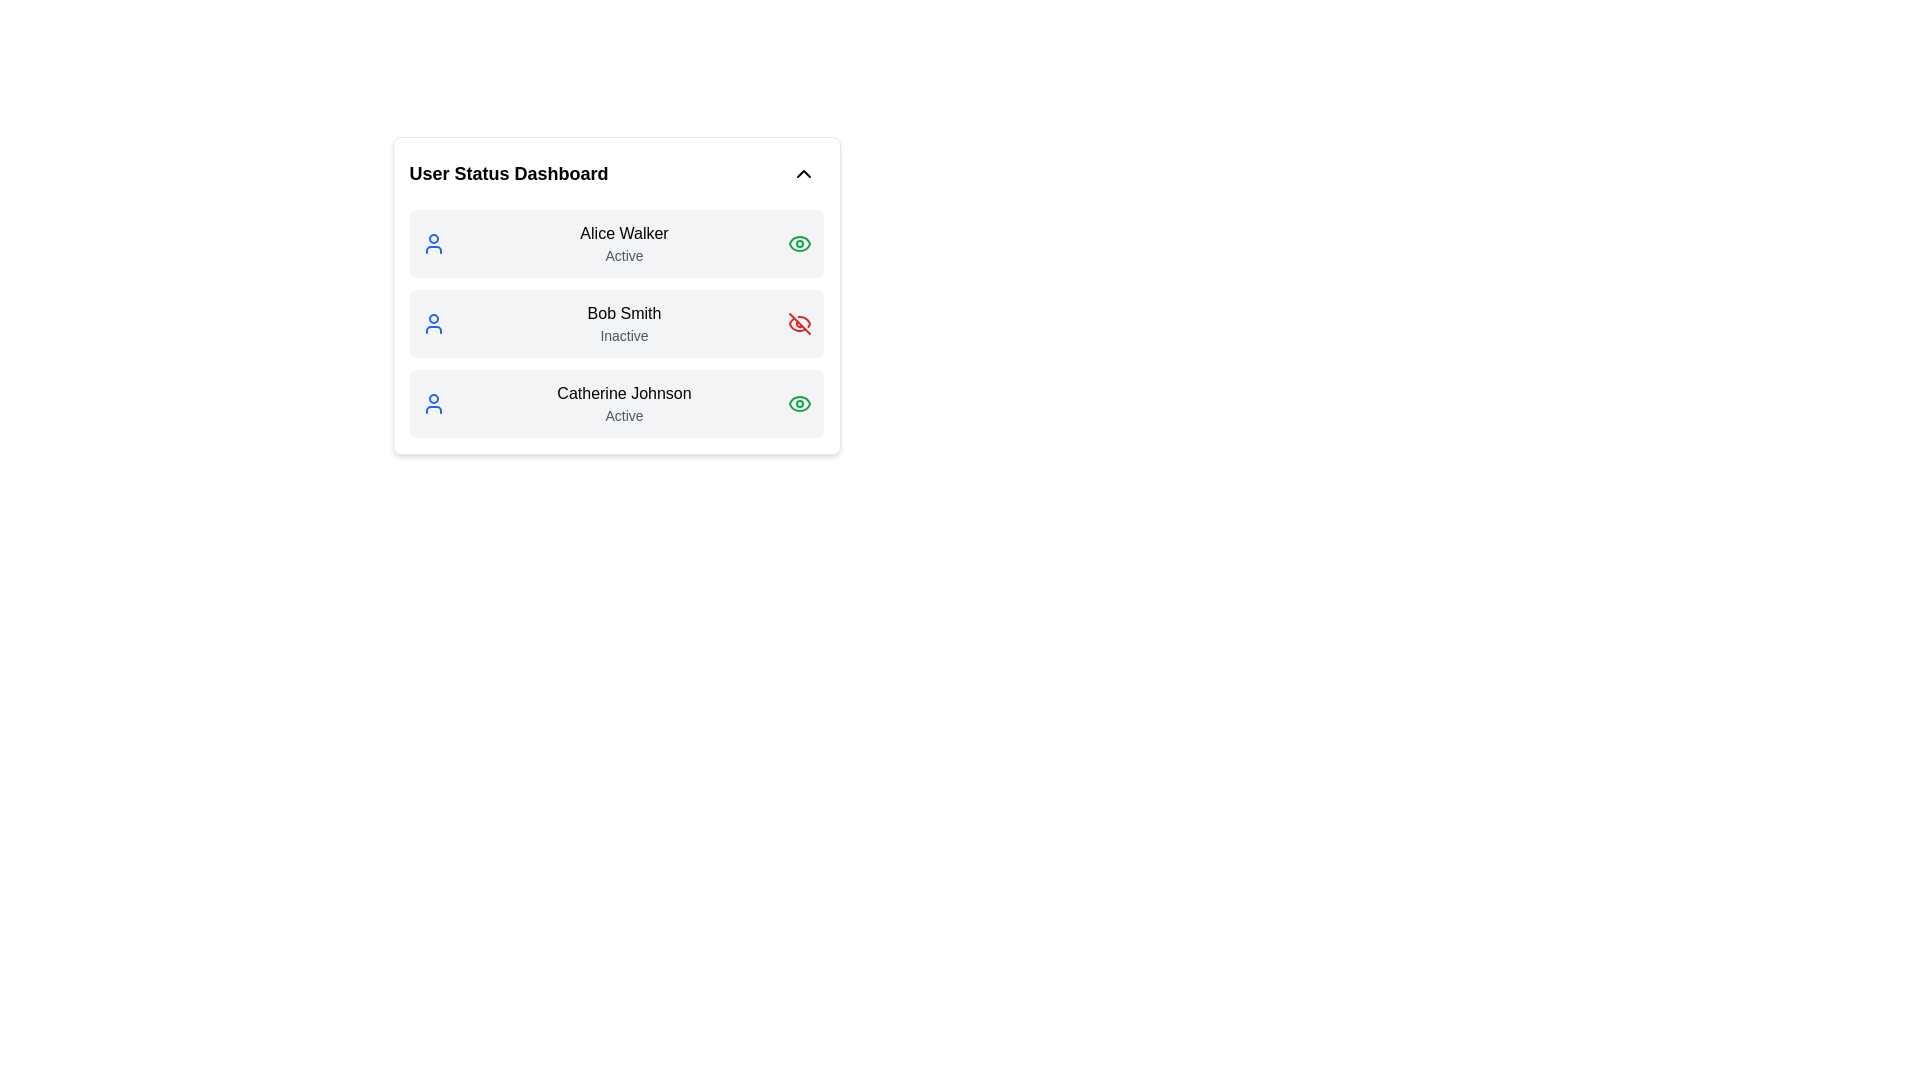  I want to click on the ListItem displaying 'Bob Smith' with 'Inactive' status in the 'User Status Dashboard', so click(615, 323).